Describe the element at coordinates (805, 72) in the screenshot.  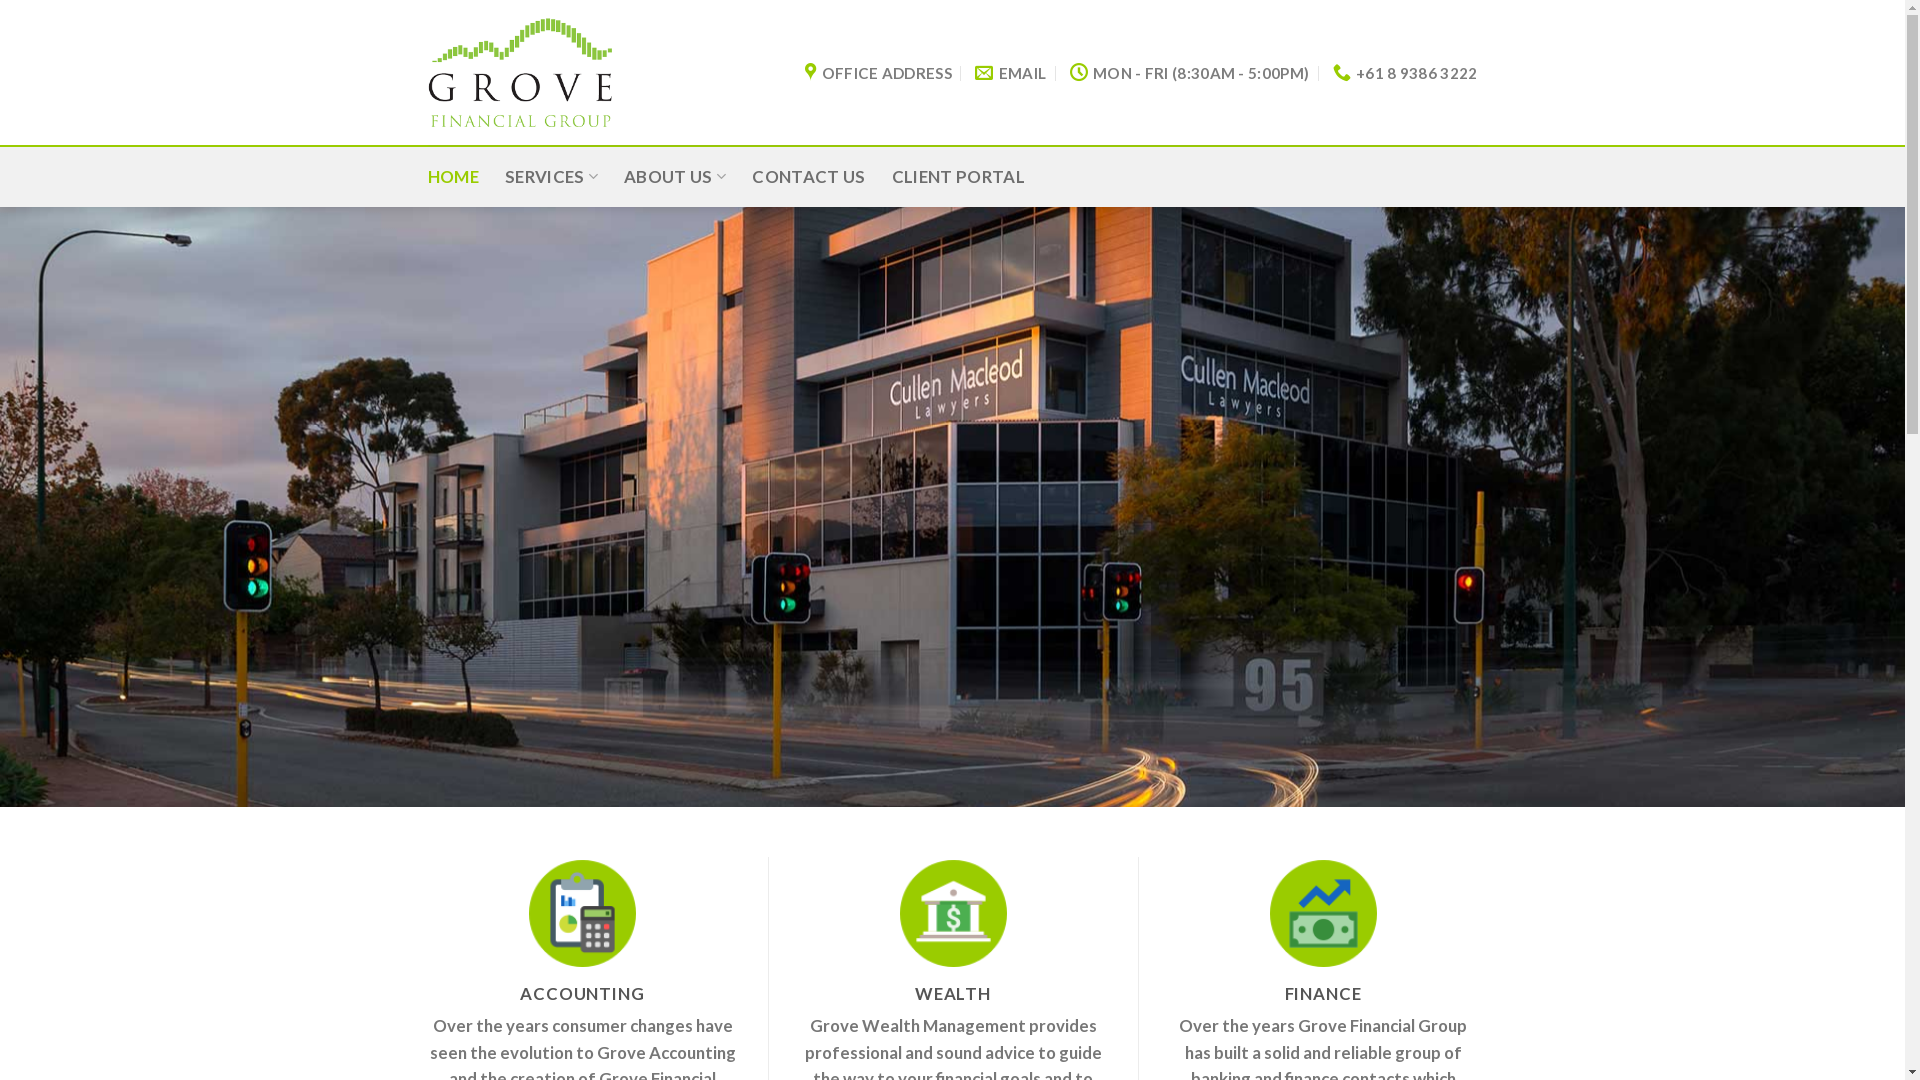
I see `'OFFICE ADDRESS'` at that location.